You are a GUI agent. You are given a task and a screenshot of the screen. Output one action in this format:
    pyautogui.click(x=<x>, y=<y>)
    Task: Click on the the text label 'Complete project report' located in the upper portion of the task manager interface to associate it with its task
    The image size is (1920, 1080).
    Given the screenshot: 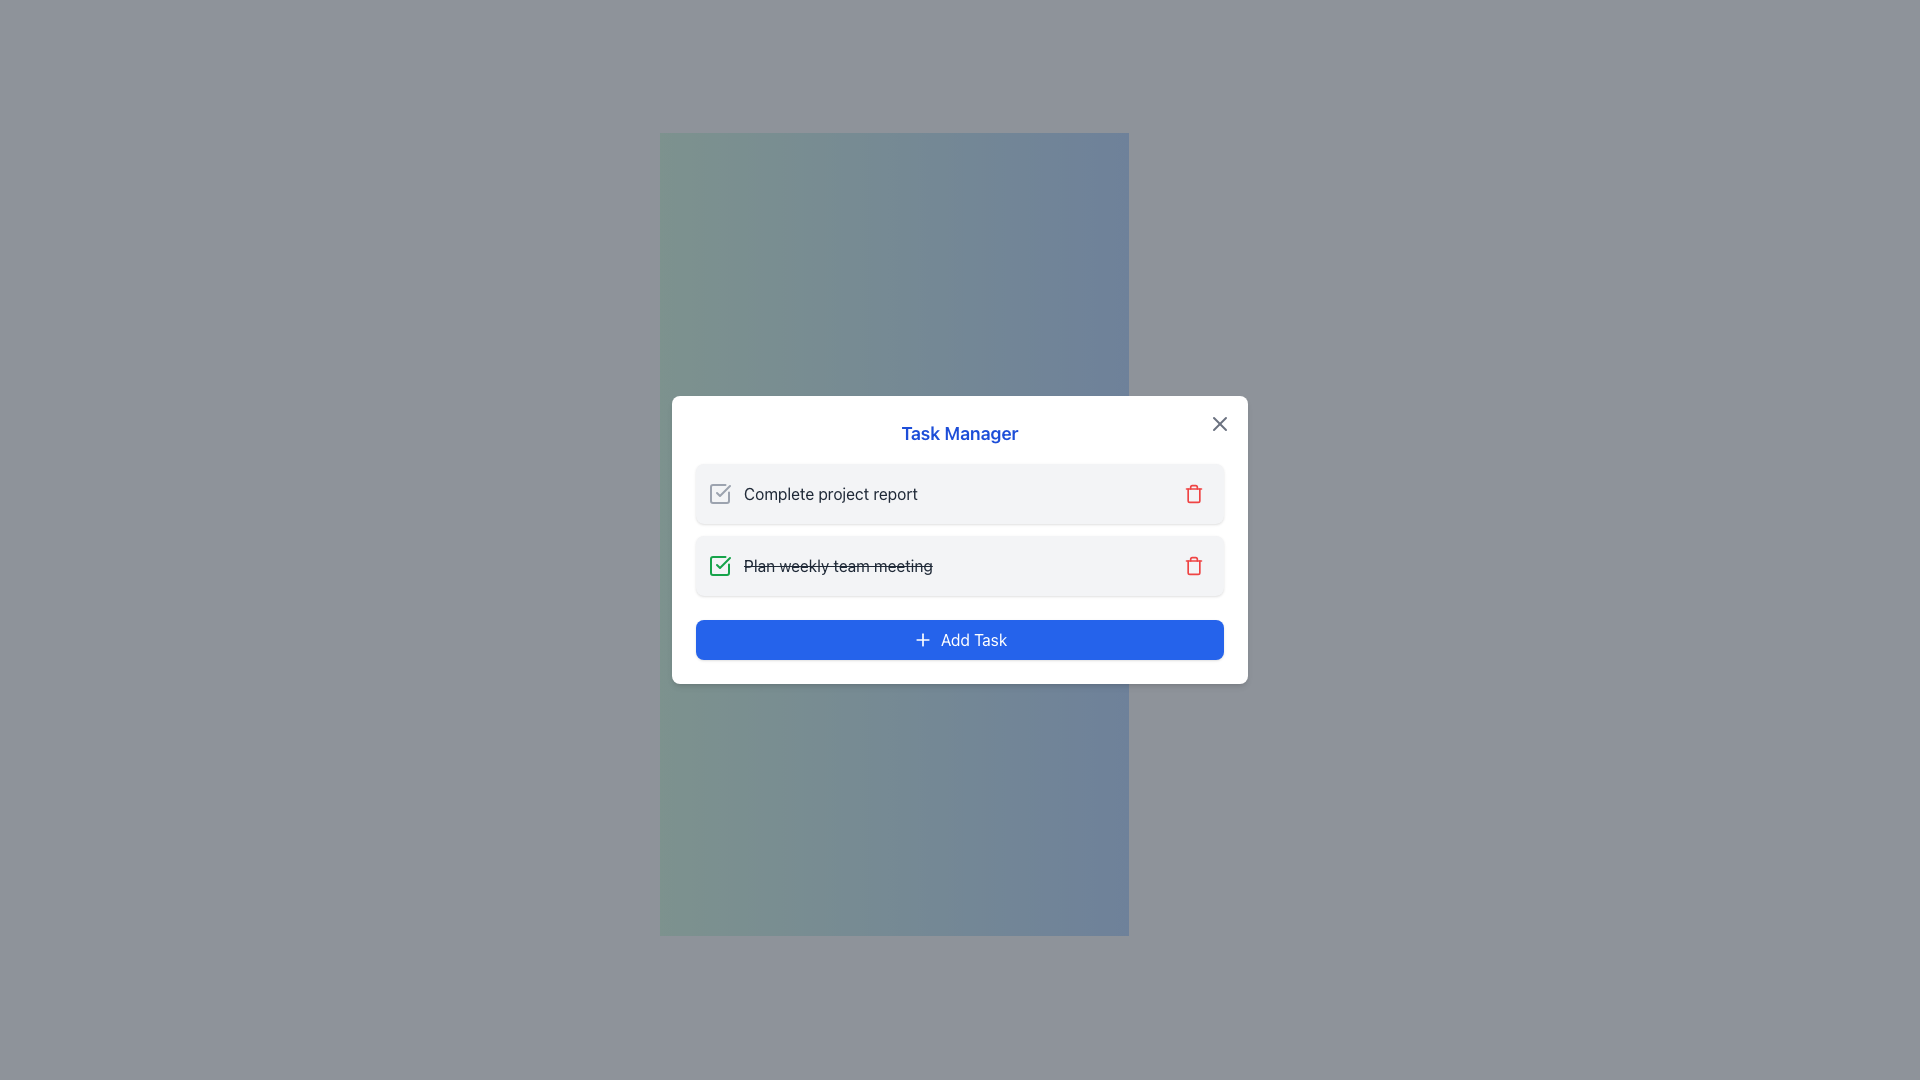 What is the action you would take?
    pyautogui.click(x=830, y=493)
    